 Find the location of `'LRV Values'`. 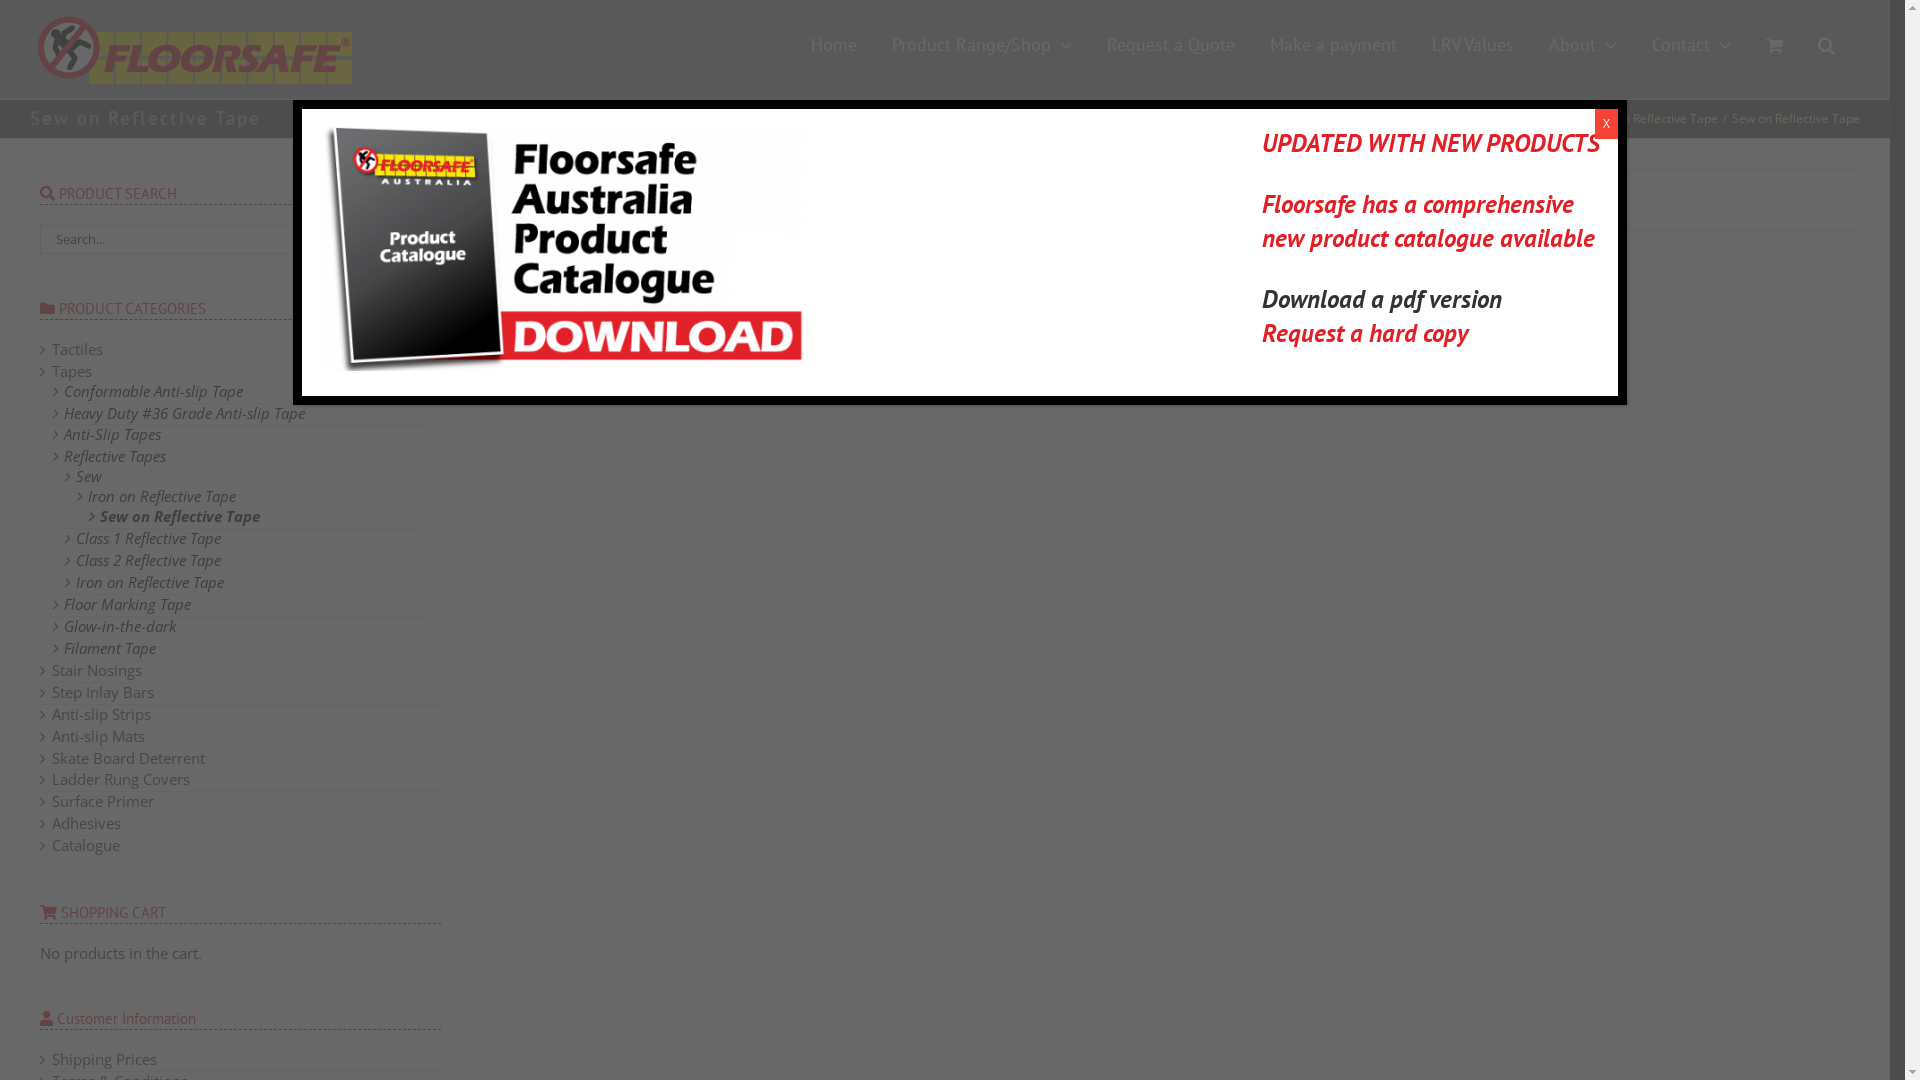

'LRV Values' is located at coordinates (1473, 45).